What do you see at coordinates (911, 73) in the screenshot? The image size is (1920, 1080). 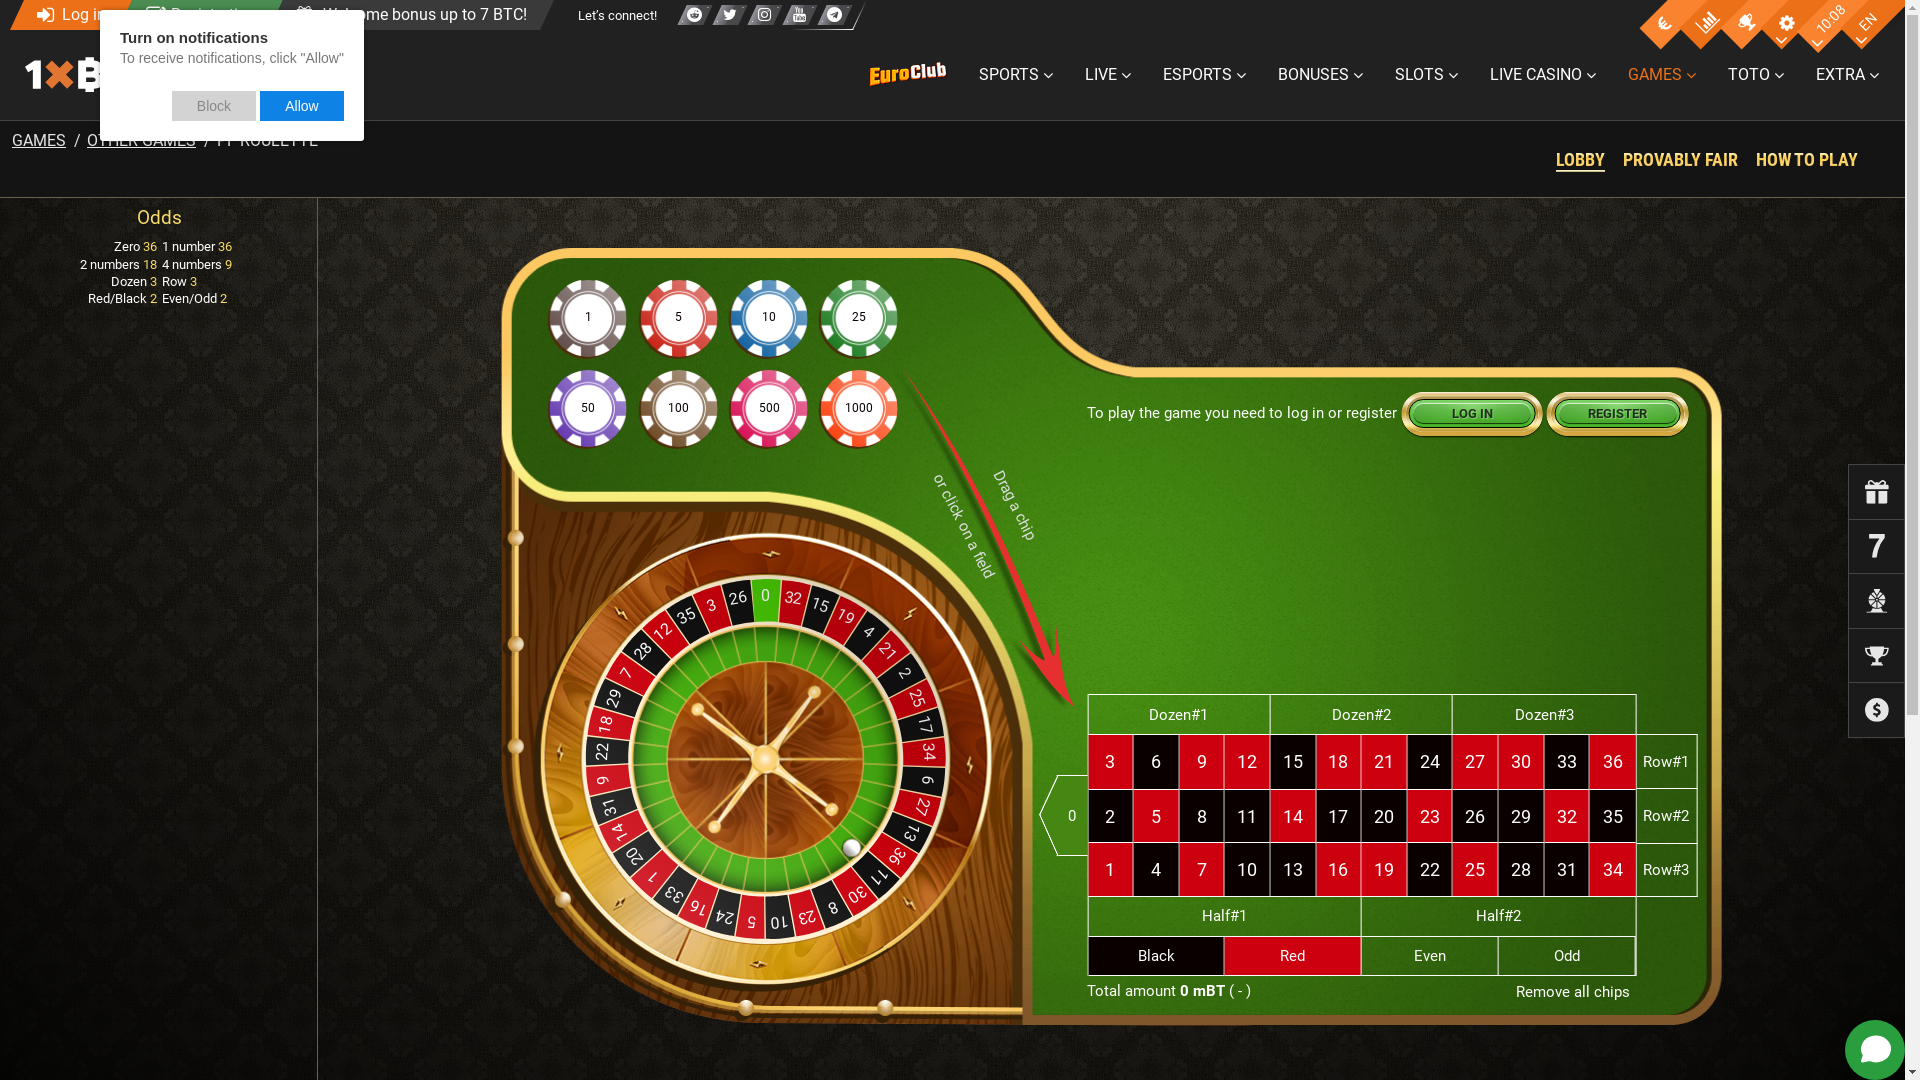 I see `'EuroClub'` at bounding box center [911, 73].